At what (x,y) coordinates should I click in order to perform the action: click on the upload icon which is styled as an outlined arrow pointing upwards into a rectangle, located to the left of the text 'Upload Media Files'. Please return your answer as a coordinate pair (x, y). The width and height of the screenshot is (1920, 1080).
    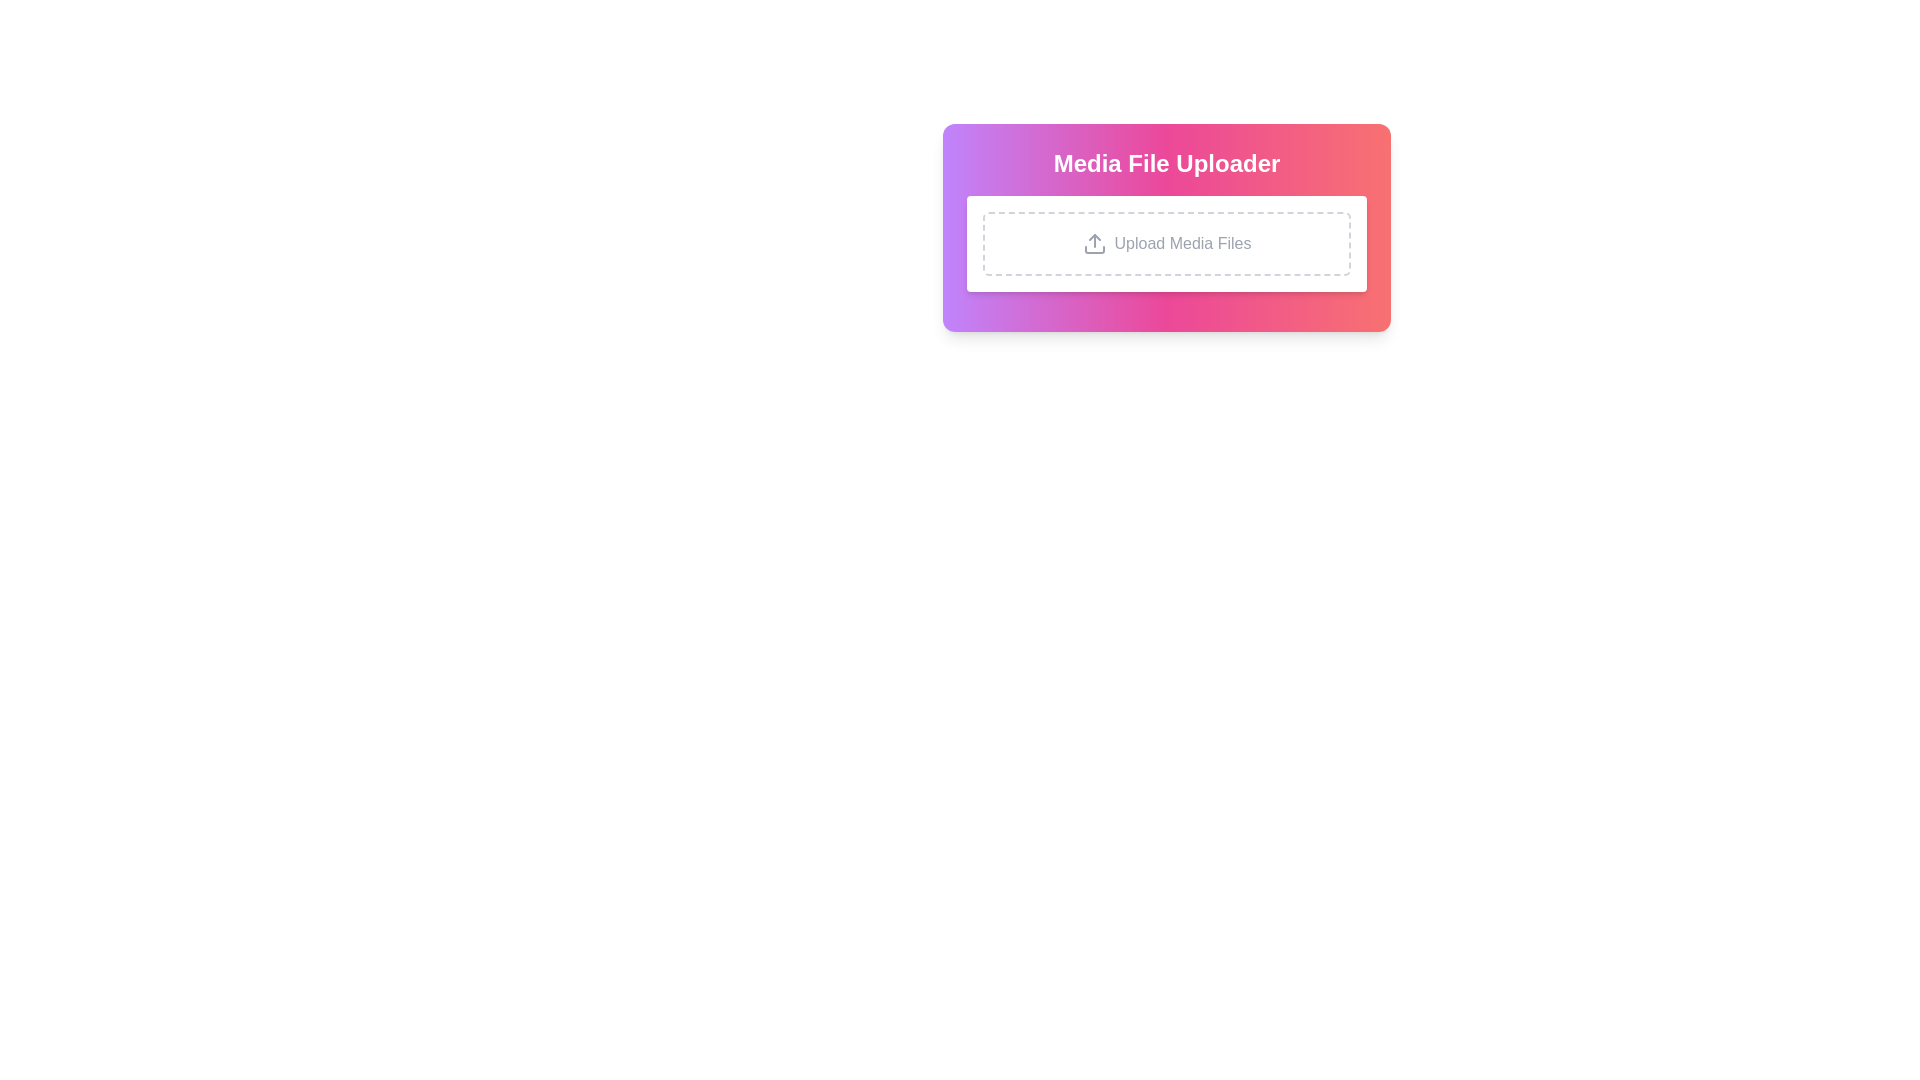
    Looking at the image, I should click on (1093, 242).